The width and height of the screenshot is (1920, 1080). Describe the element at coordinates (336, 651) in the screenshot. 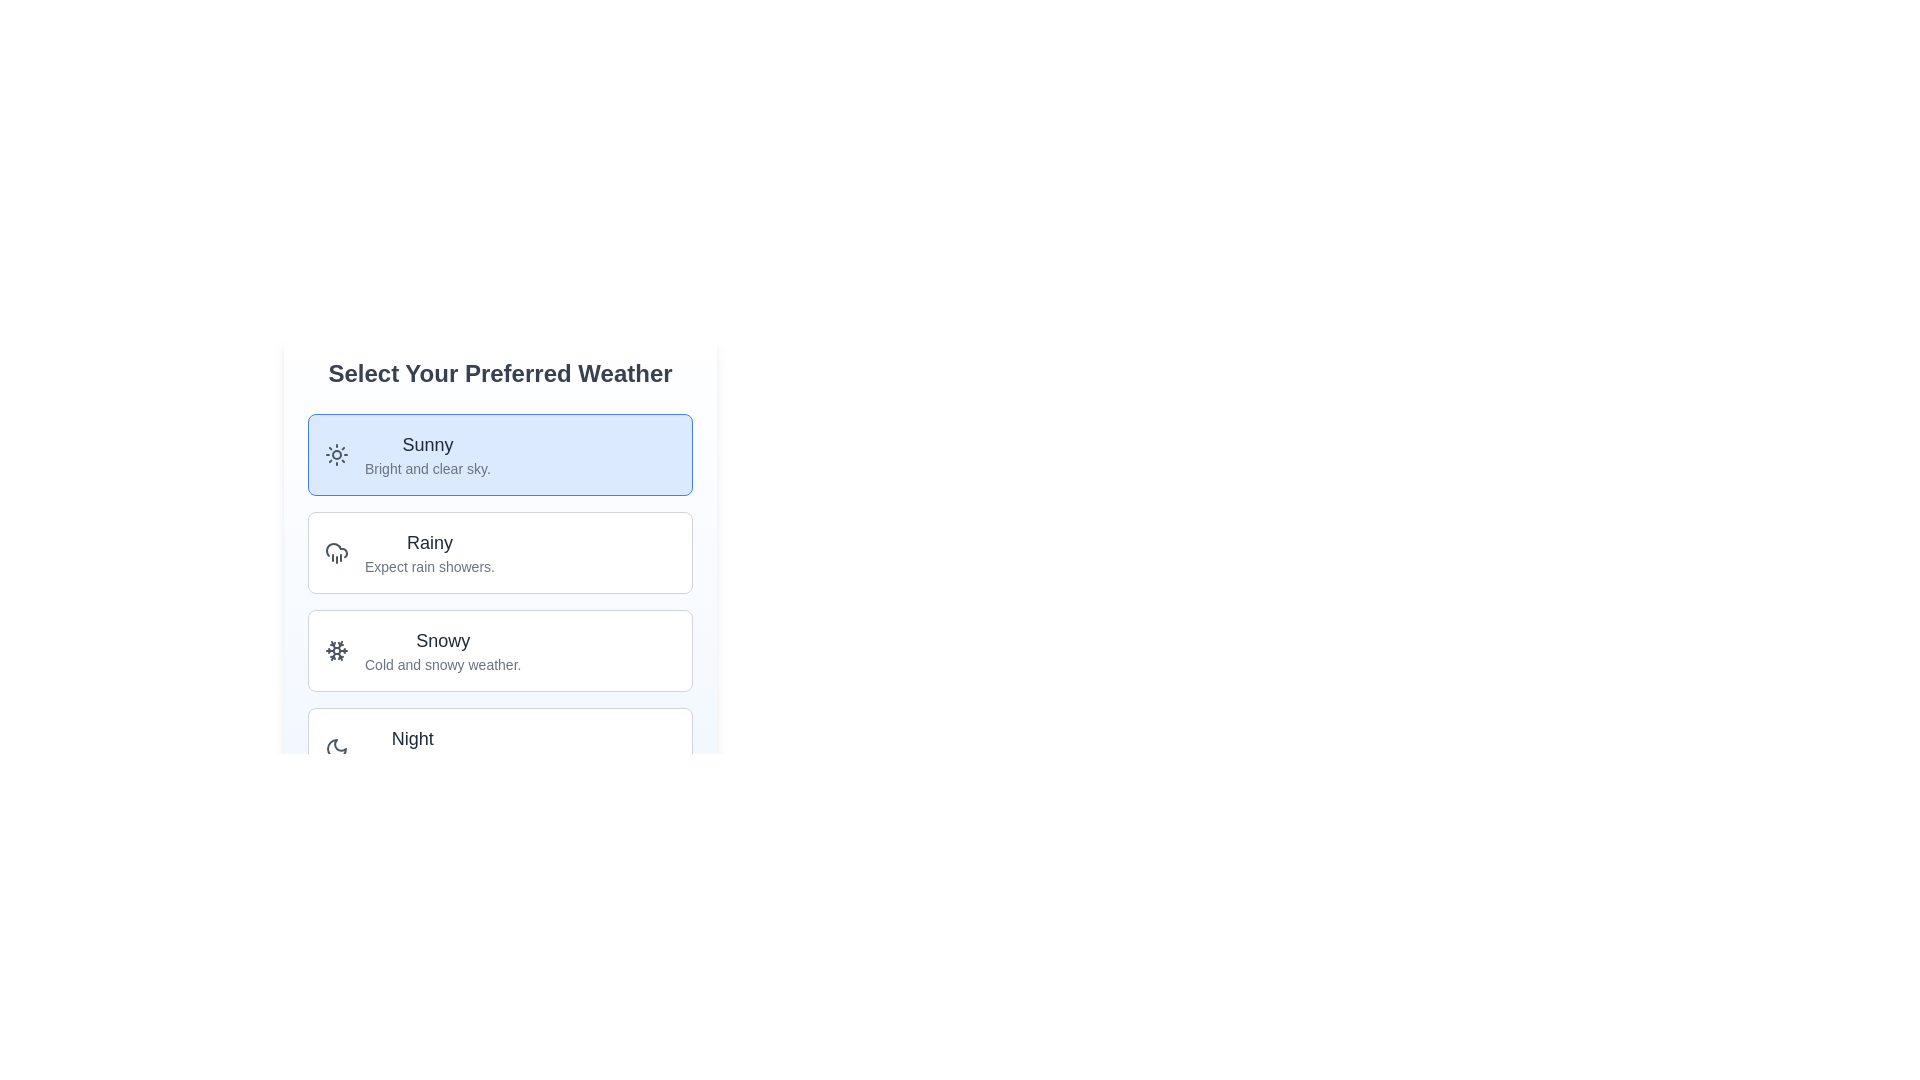

I see `the snowflake icon located on the left side of the 'Snowy' card in the weather selection interface` at that location.